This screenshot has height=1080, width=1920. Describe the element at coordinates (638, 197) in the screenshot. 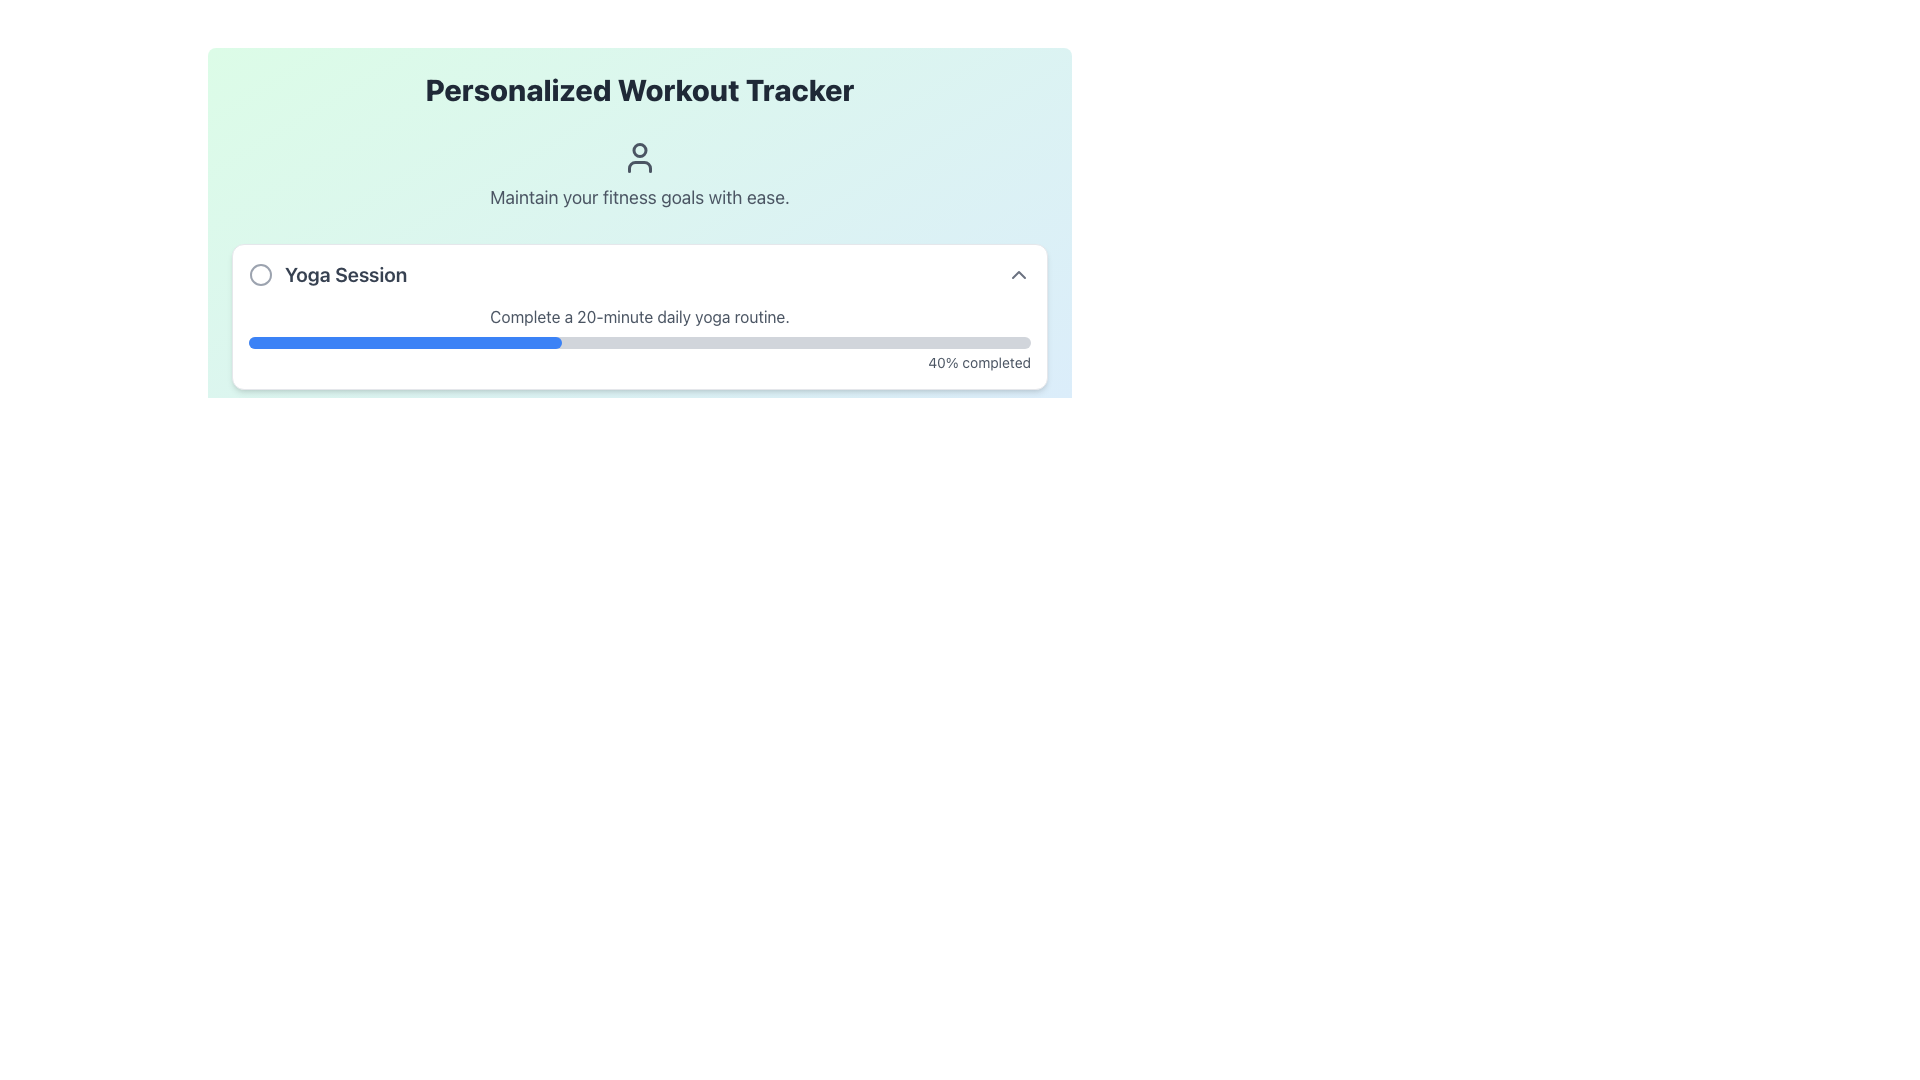

I see `the motivational text related to fitness management located directly underneath the user icon in the upper-middle section of the interface` at that location.